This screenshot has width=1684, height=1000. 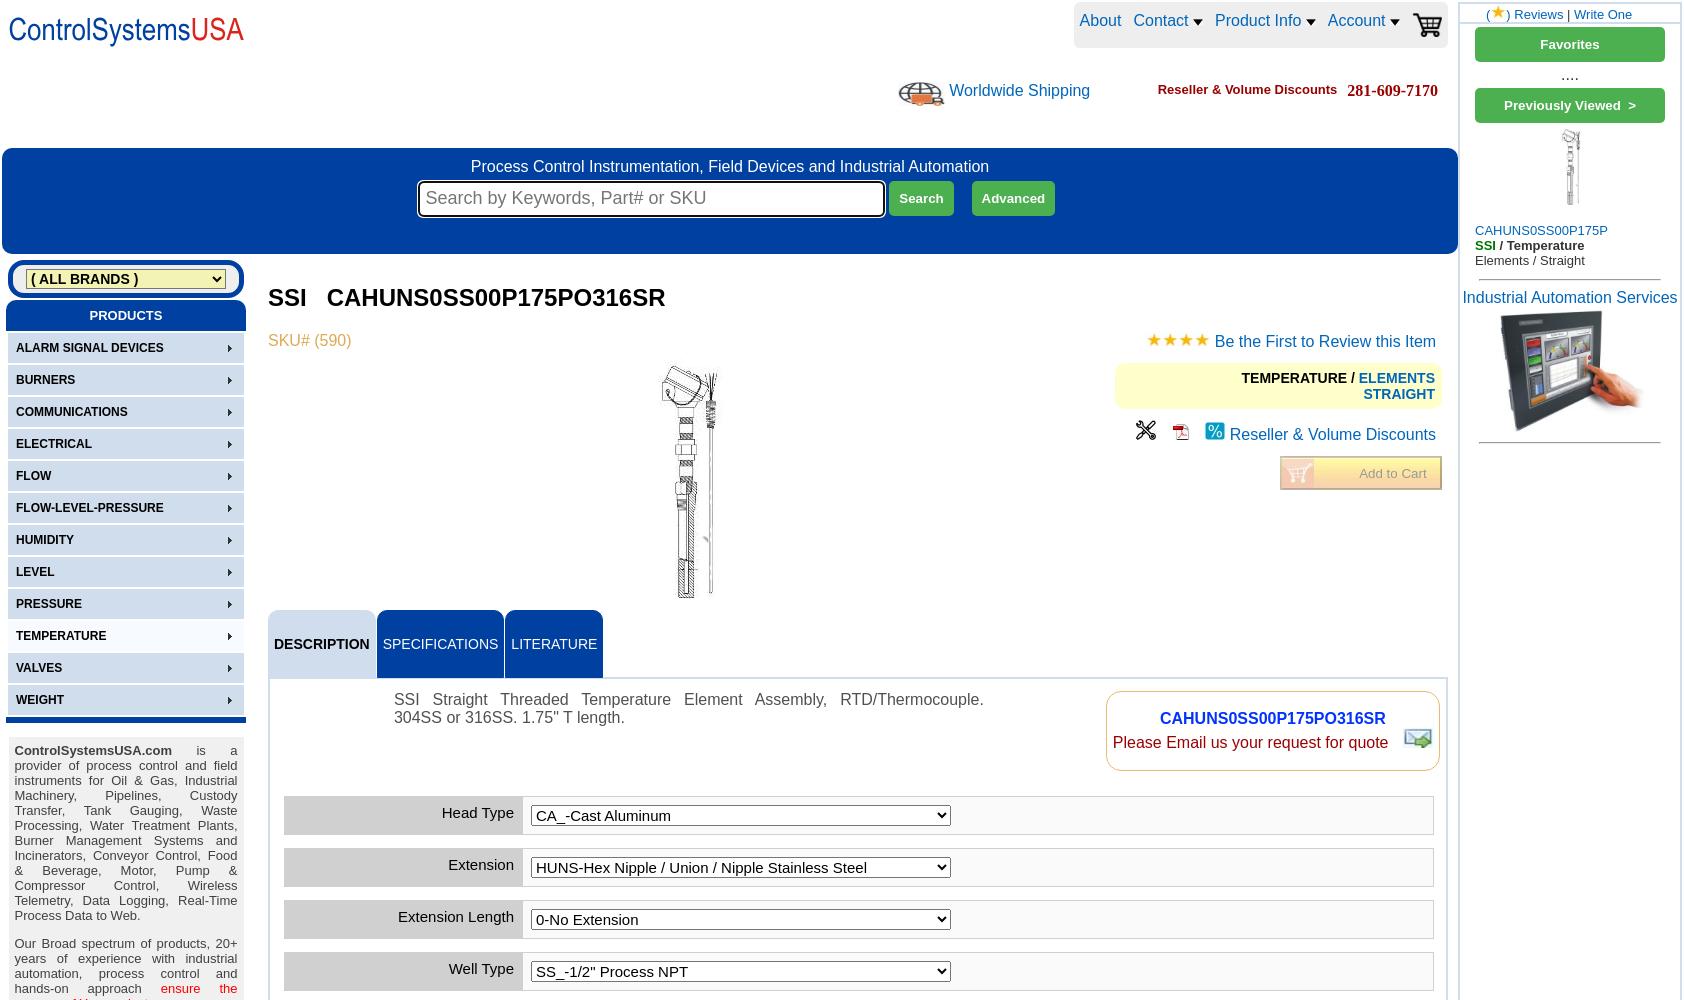 What do you see at coordinates (1018, 88) in the screenshot?
I see `'Worldwide Shipping'` at bounding box center [1018, 88].